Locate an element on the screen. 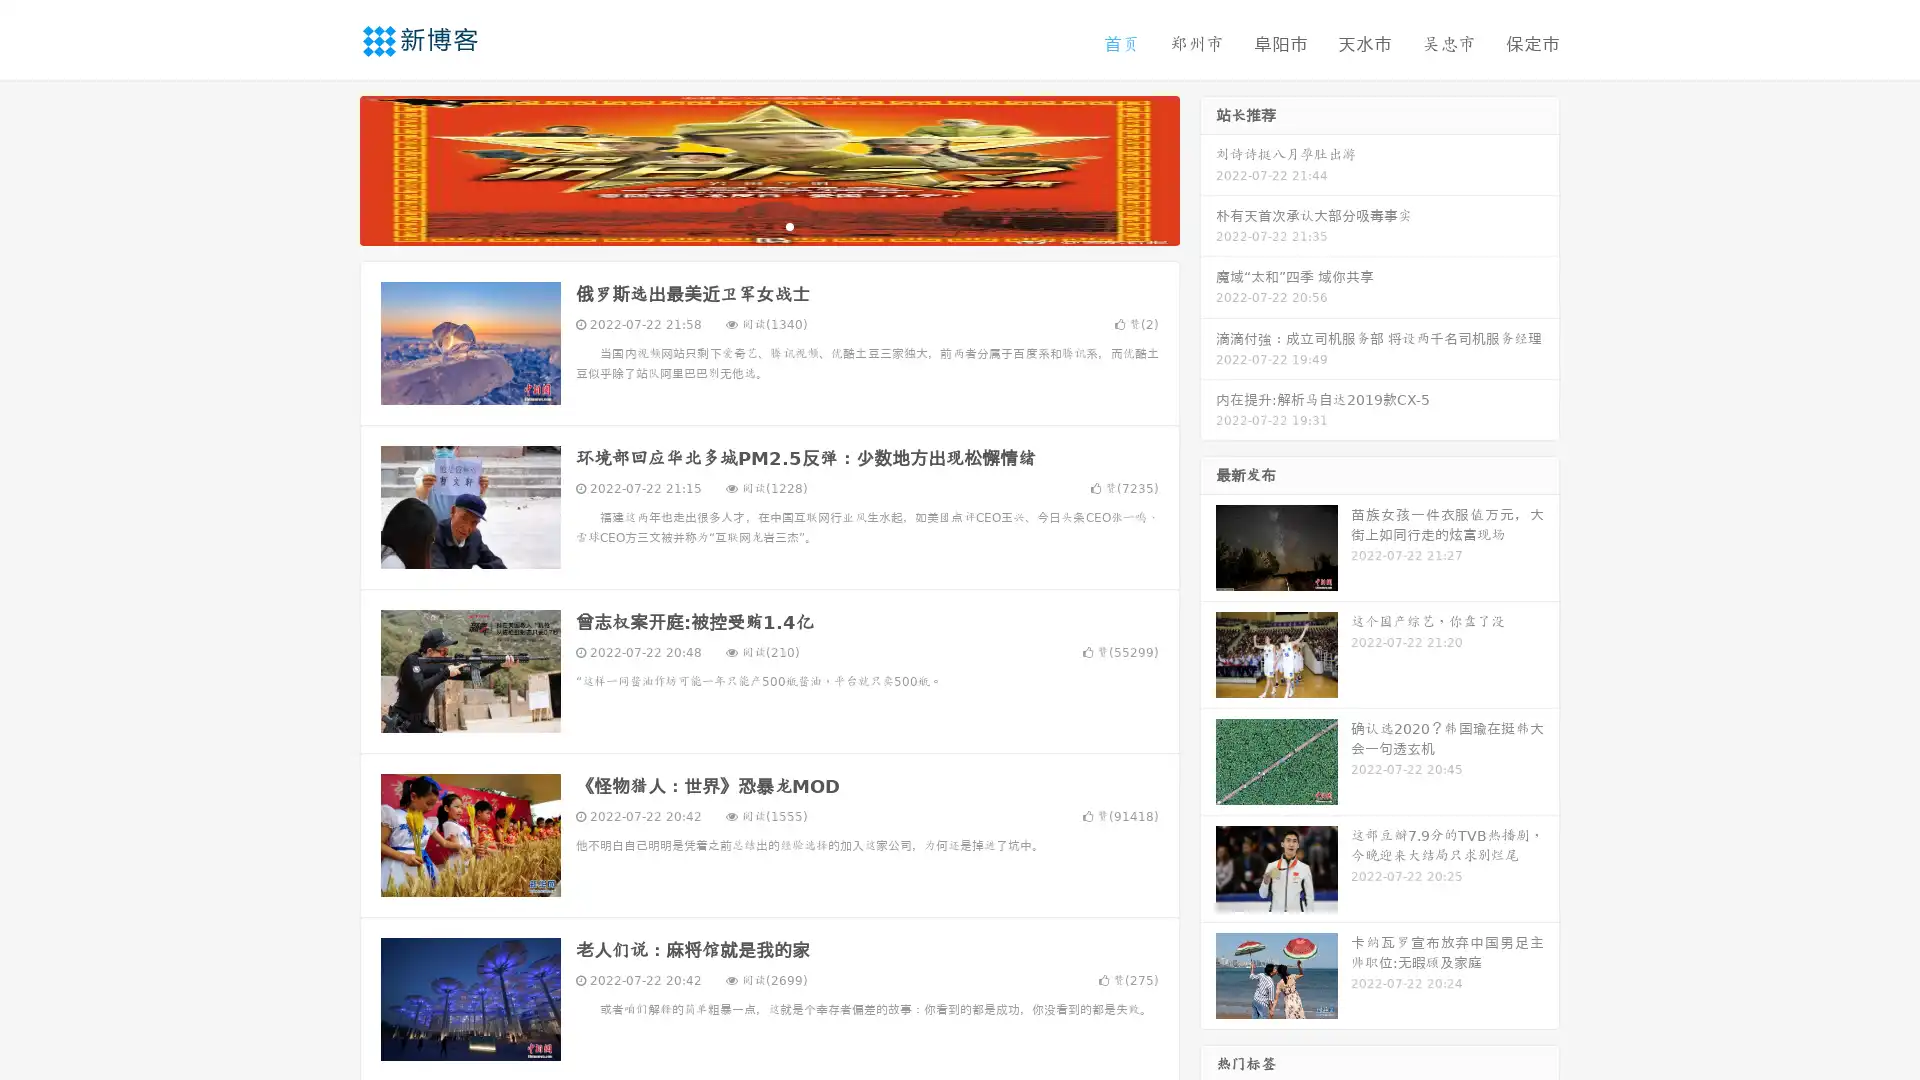  Next slide is located at coordinates (1208, 168).